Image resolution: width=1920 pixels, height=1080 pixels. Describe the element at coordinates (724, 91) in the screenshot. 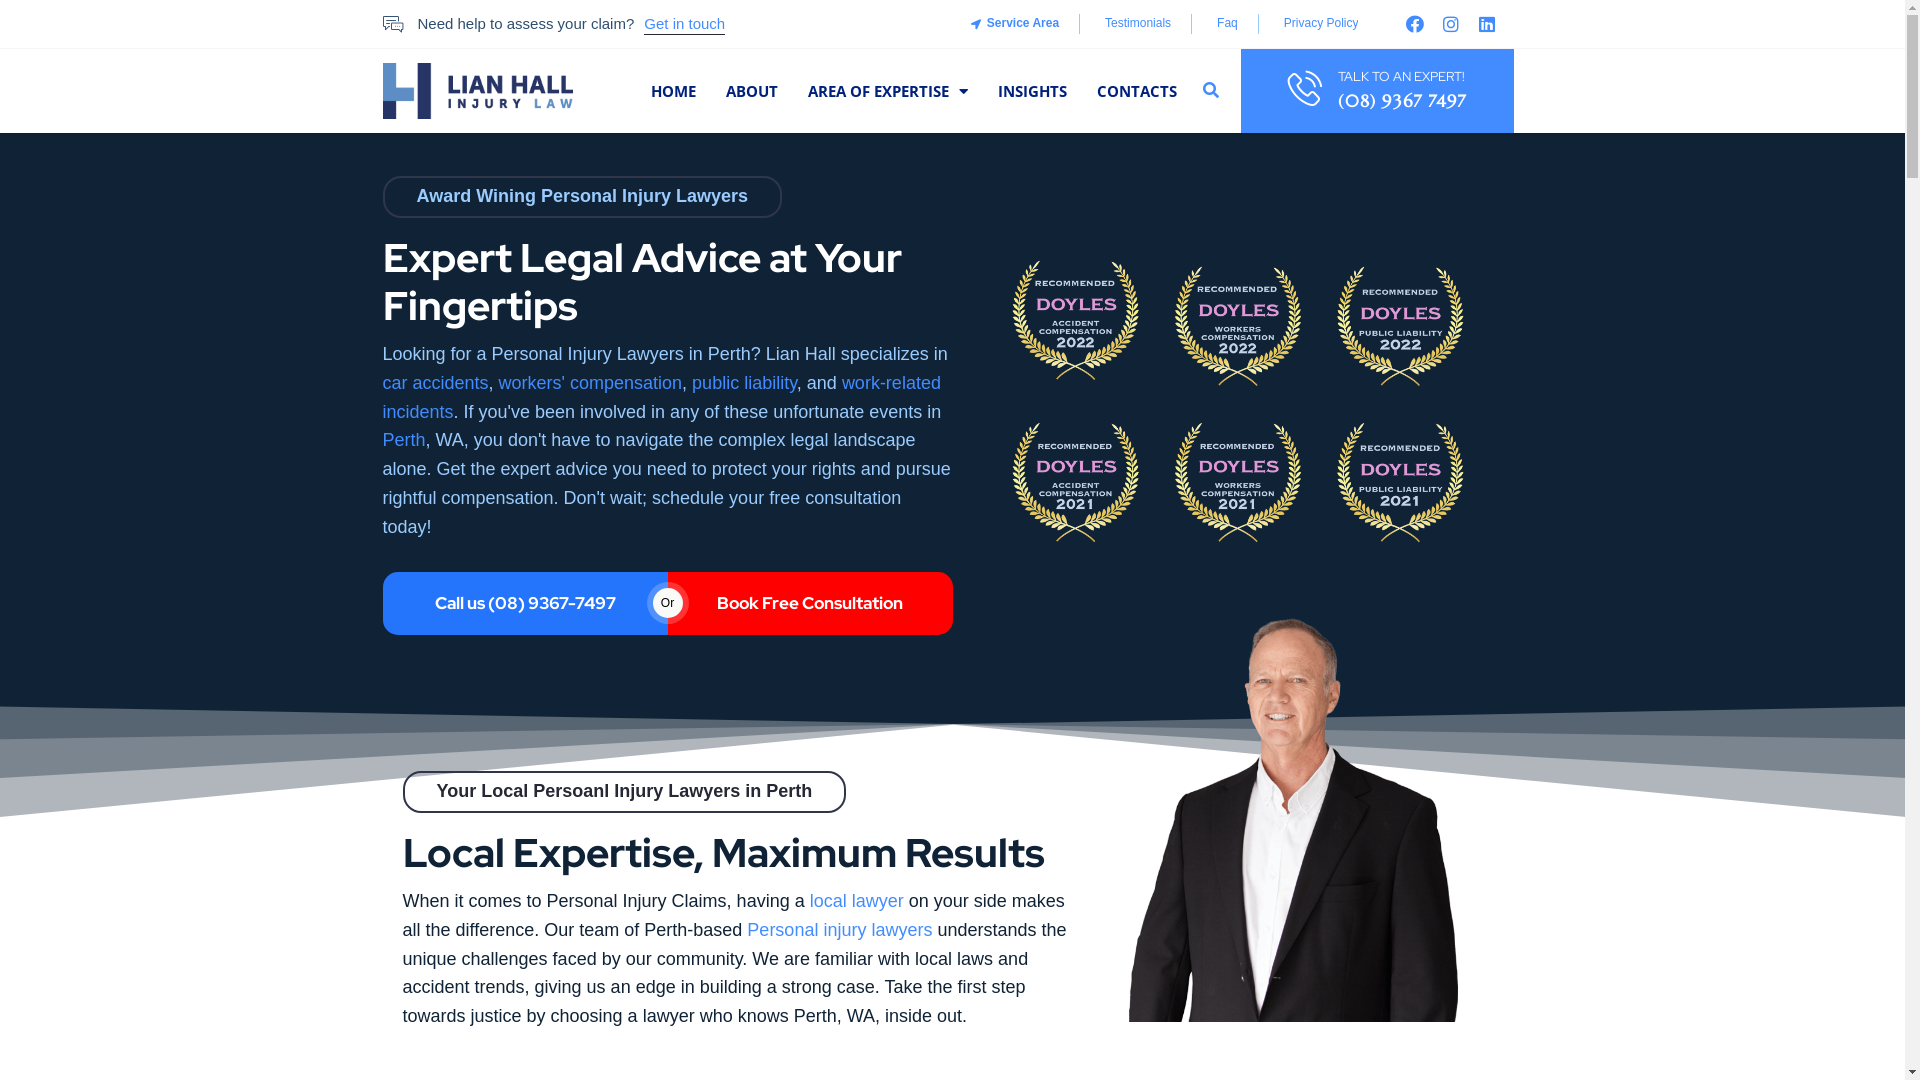

I see `'ABOUT'` at that location.